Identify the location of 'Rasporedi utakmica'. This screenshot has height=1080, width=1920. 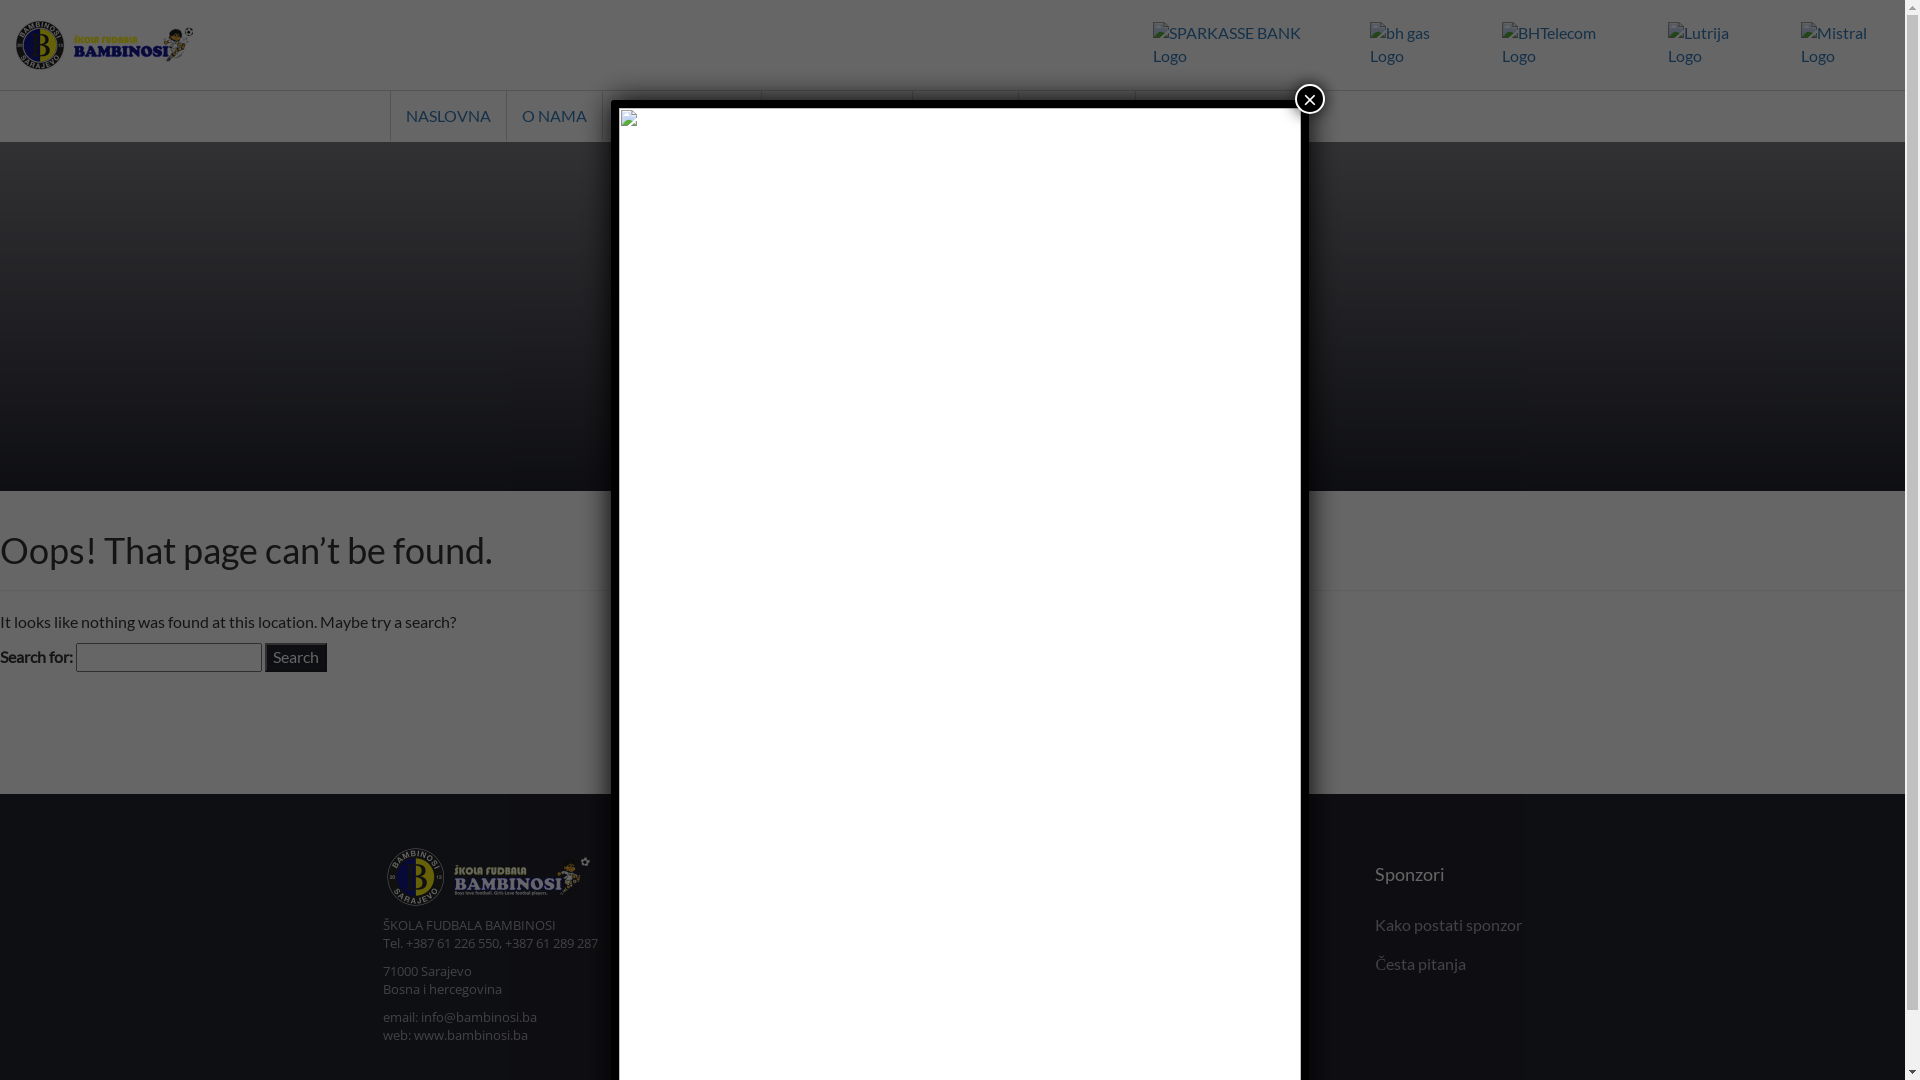
(878, 1002).